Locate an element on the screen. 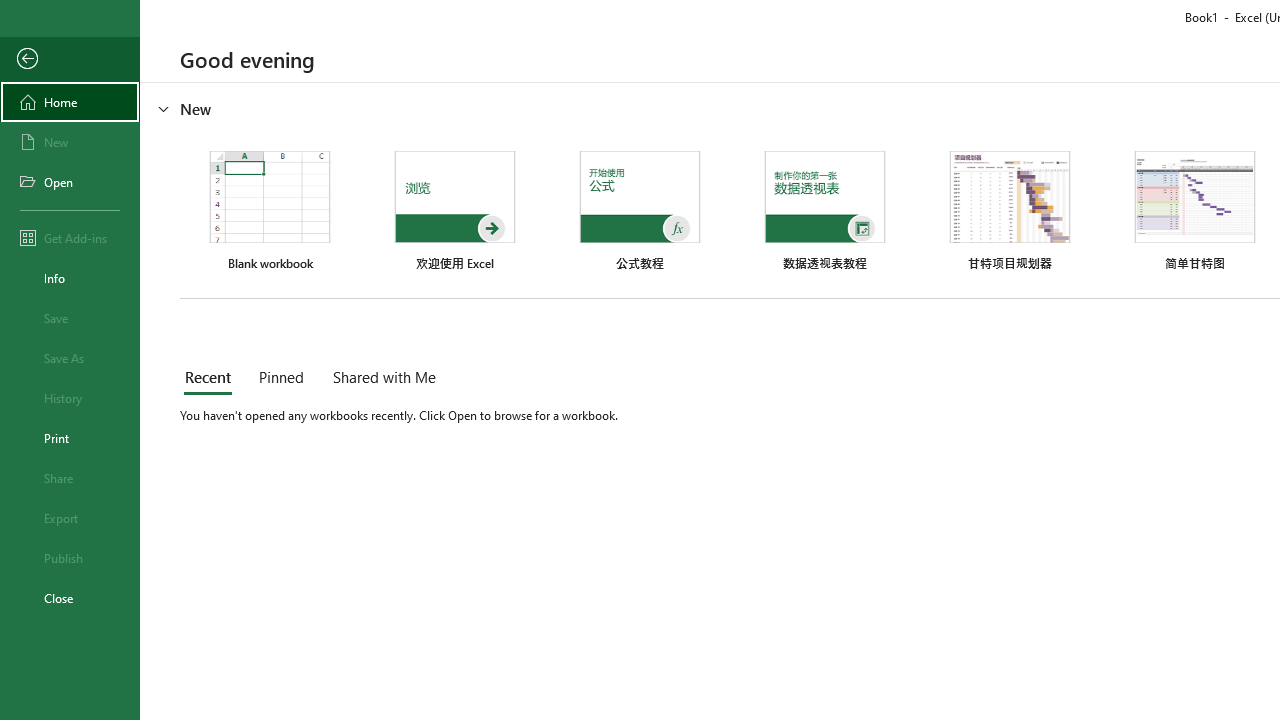  'Print' is located at coordinates (69, 437).